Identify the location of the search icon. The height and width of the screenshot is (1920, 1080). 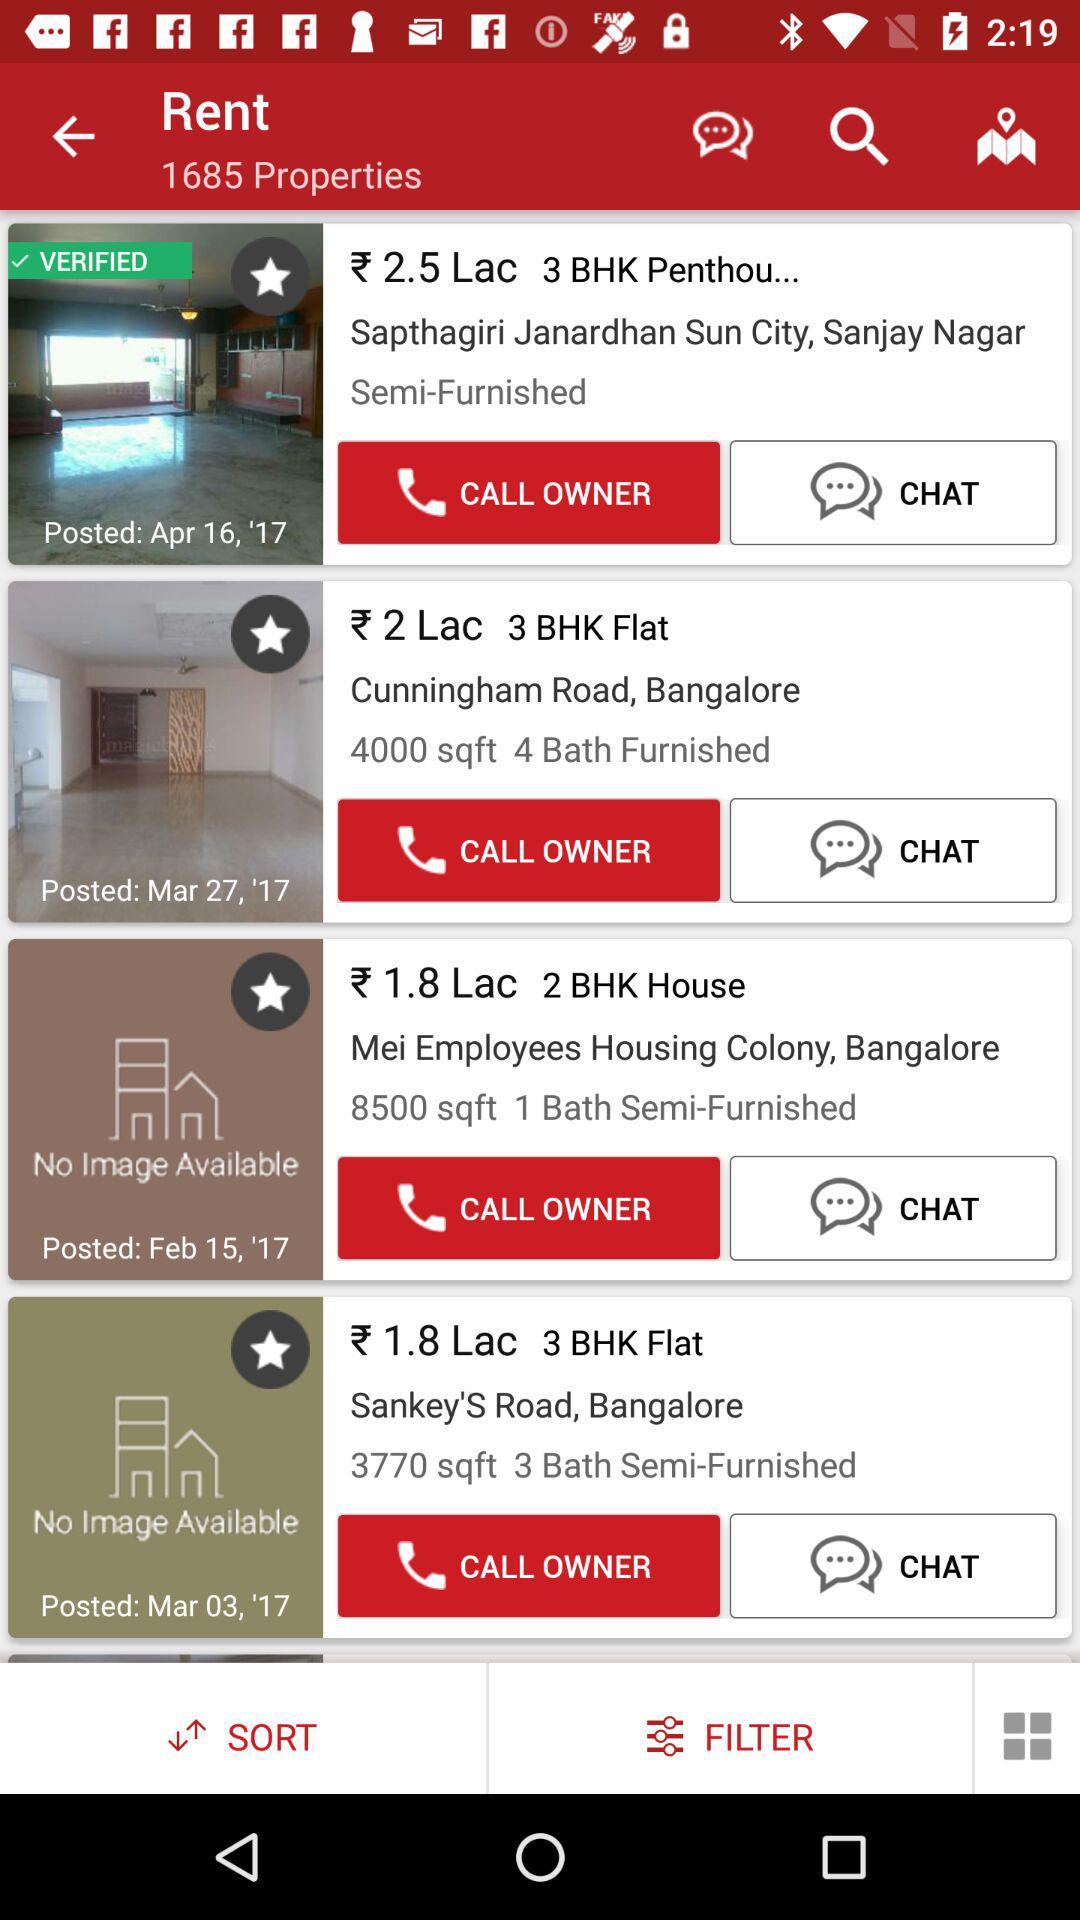
(858, 135).